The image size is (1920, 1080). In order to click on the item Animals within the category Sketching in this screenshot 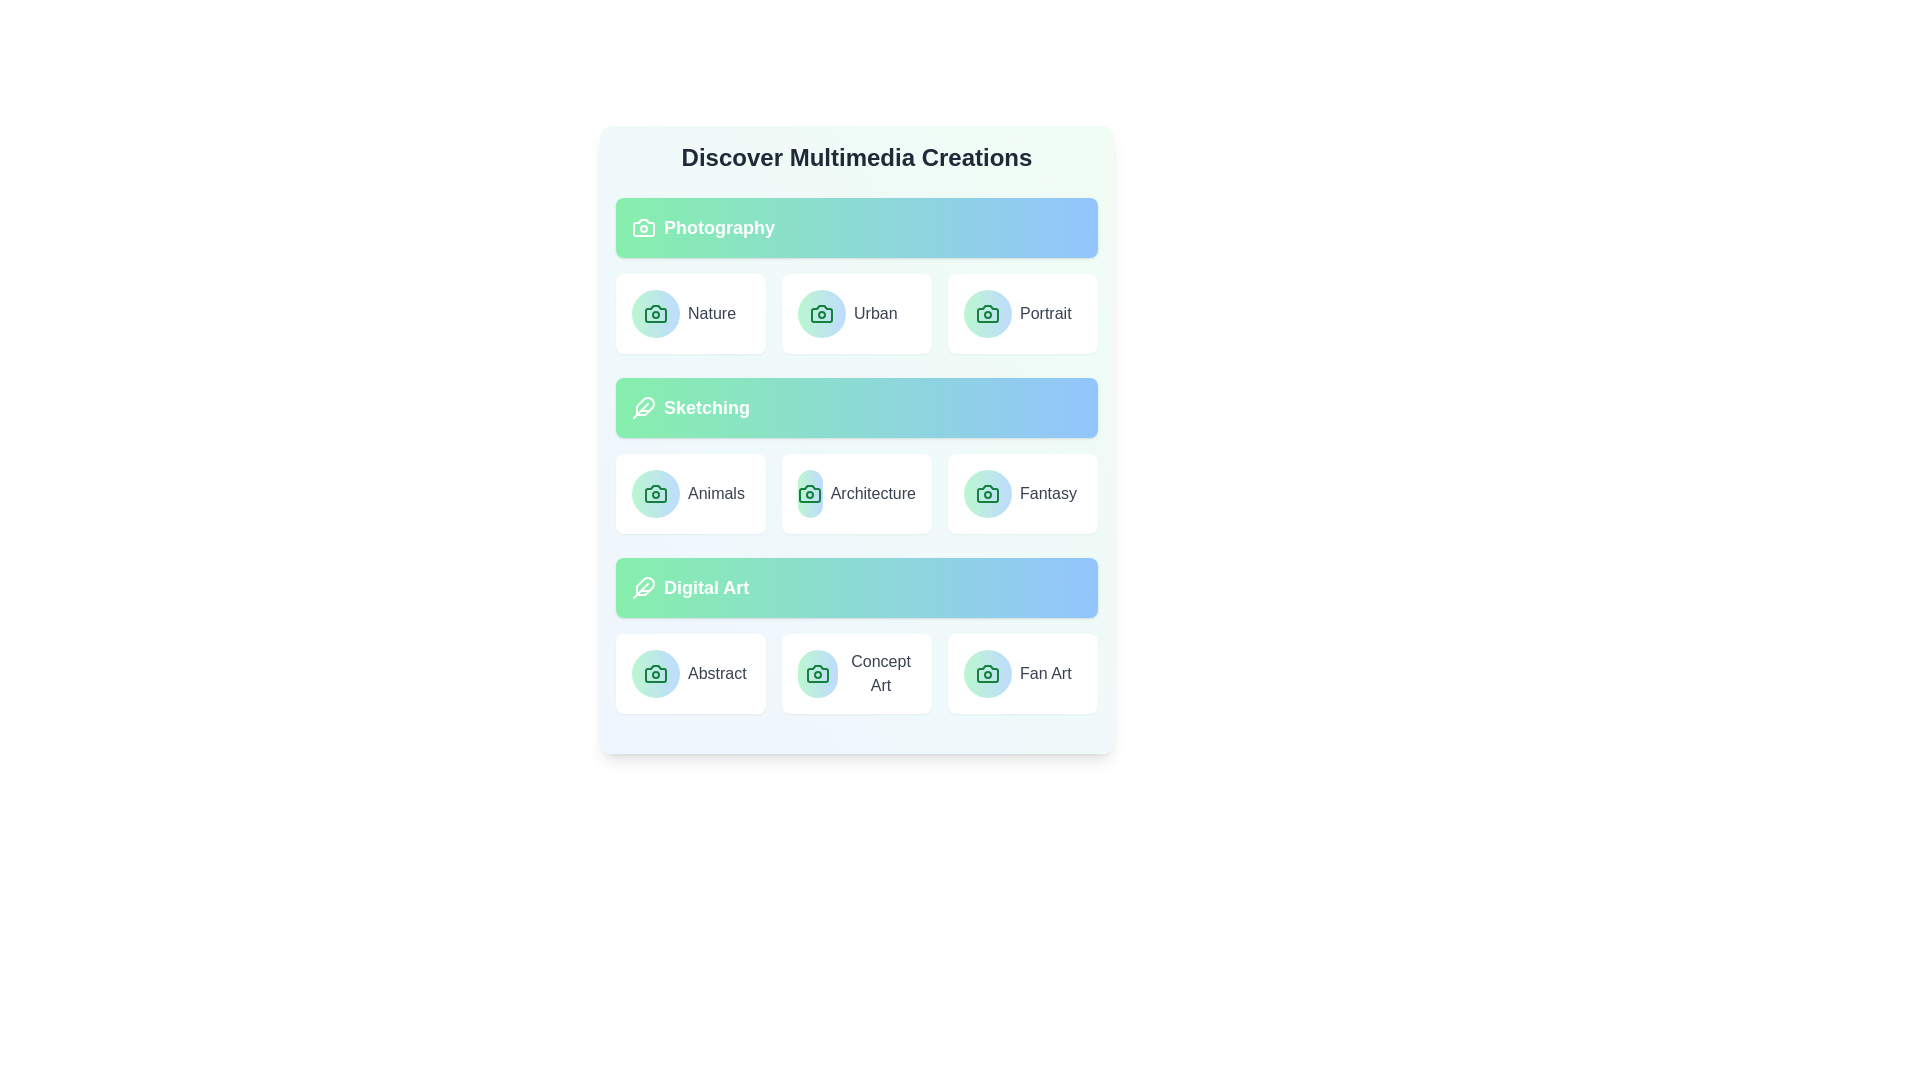, I will do `click(691, 493)`.